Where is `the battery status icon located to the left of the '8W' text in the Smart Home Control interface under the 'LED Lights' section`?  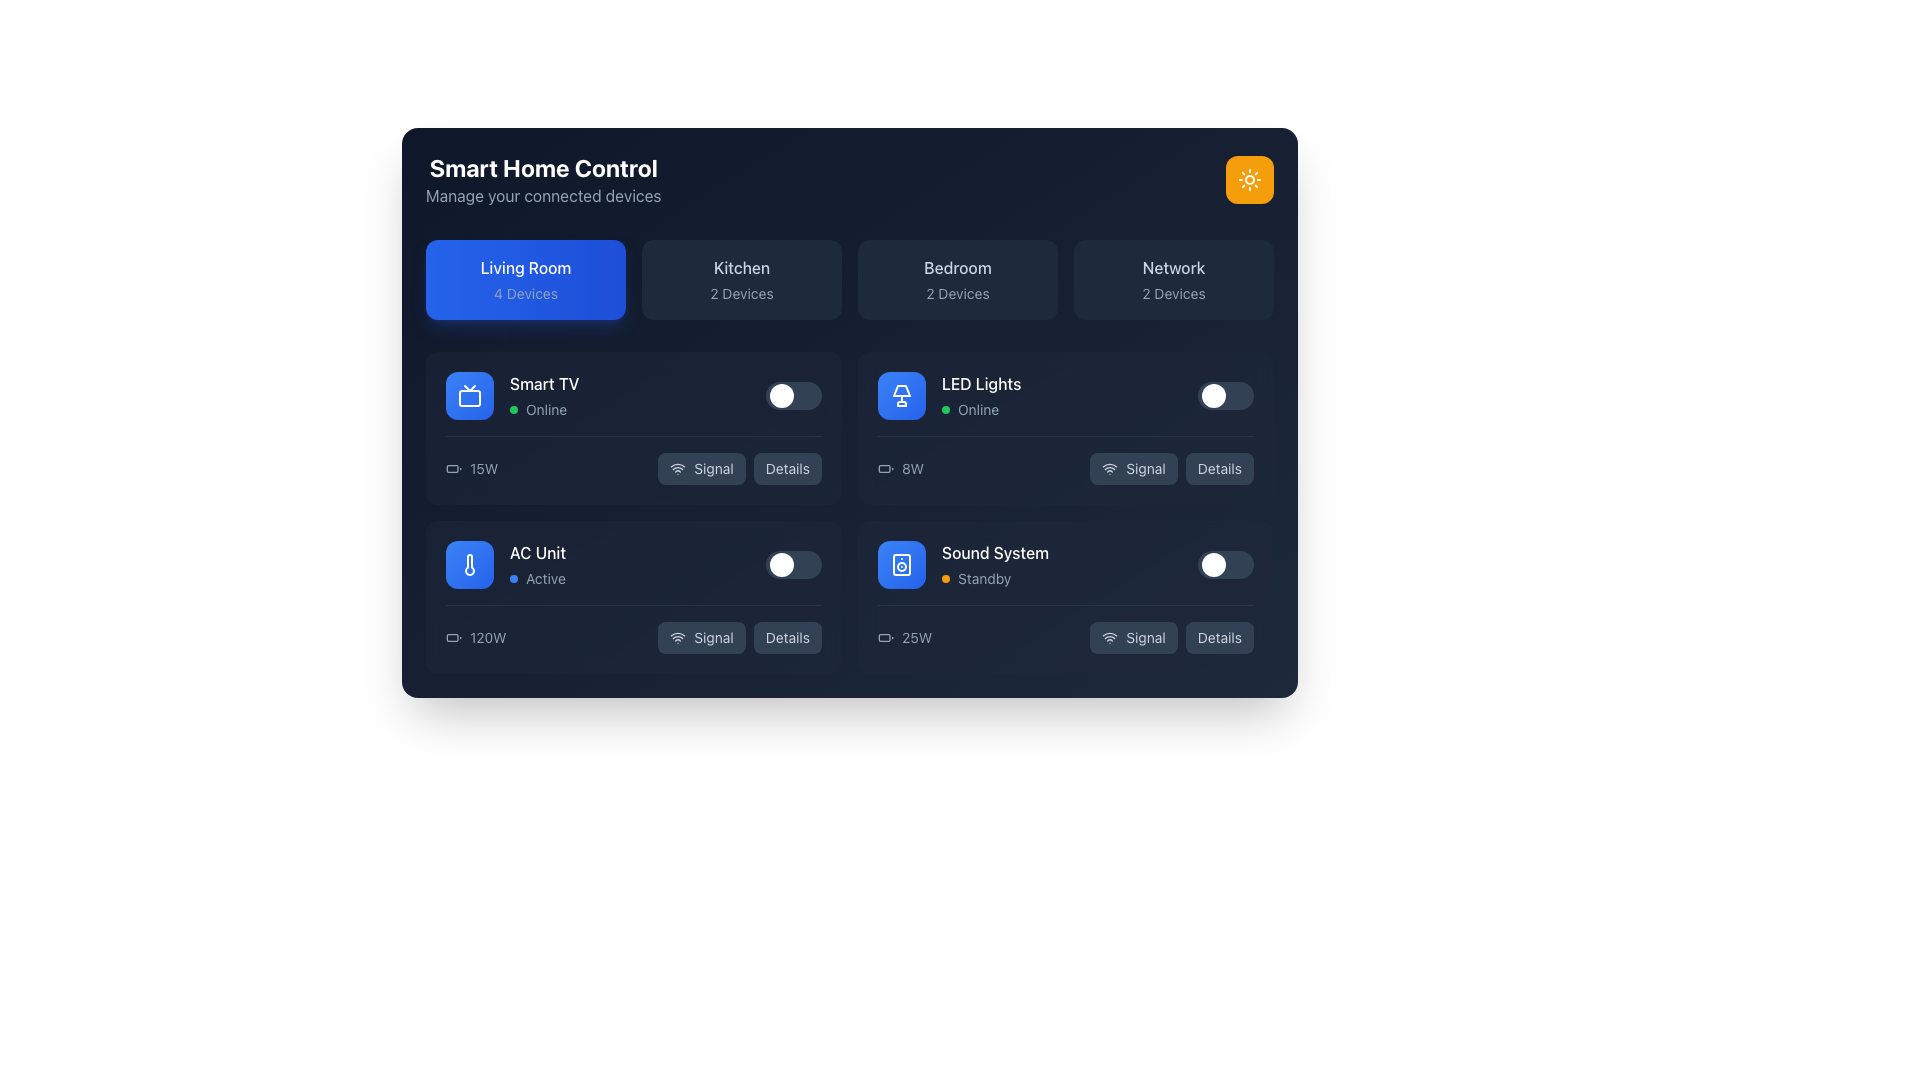
the battery status icon located to the left of the '8W' text in the Smart Home Control interface under the 'LED Lights' section is located at coordinates (885, 469).